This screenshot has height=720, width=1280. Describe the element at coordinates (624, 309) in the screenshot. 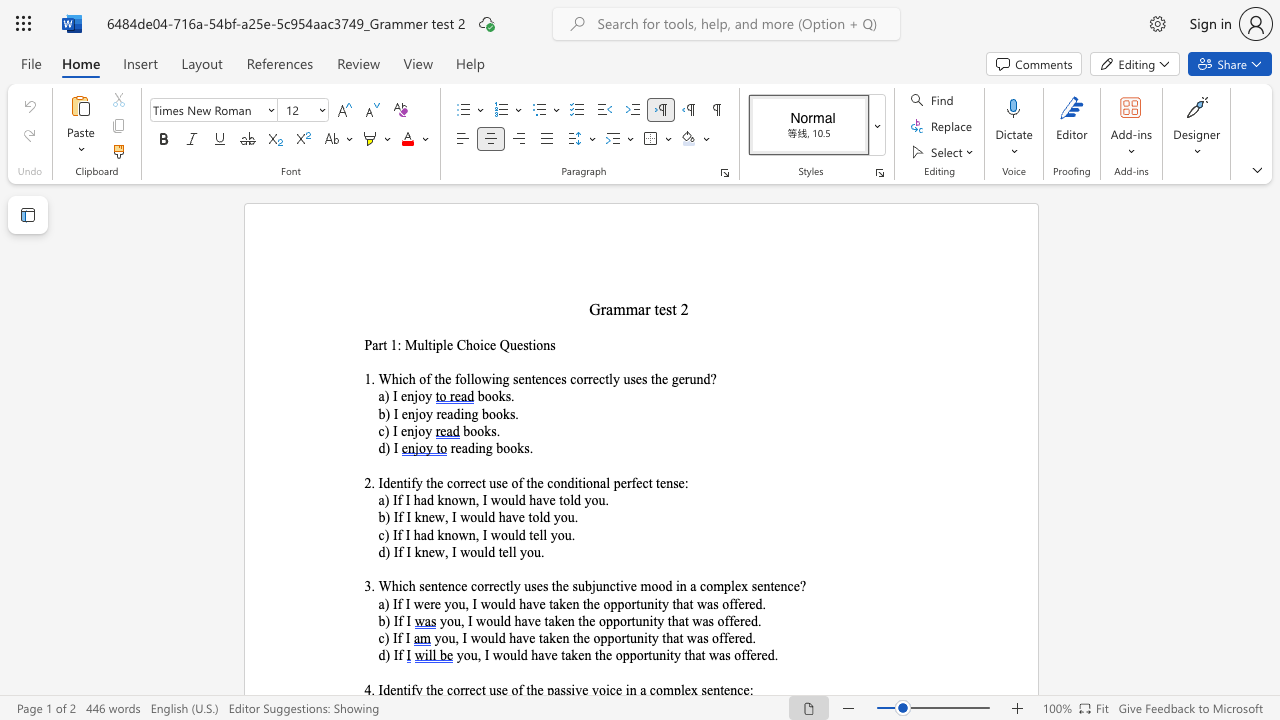

I see `the subset text "mar" within the text "Grammar test 2"` at that location.